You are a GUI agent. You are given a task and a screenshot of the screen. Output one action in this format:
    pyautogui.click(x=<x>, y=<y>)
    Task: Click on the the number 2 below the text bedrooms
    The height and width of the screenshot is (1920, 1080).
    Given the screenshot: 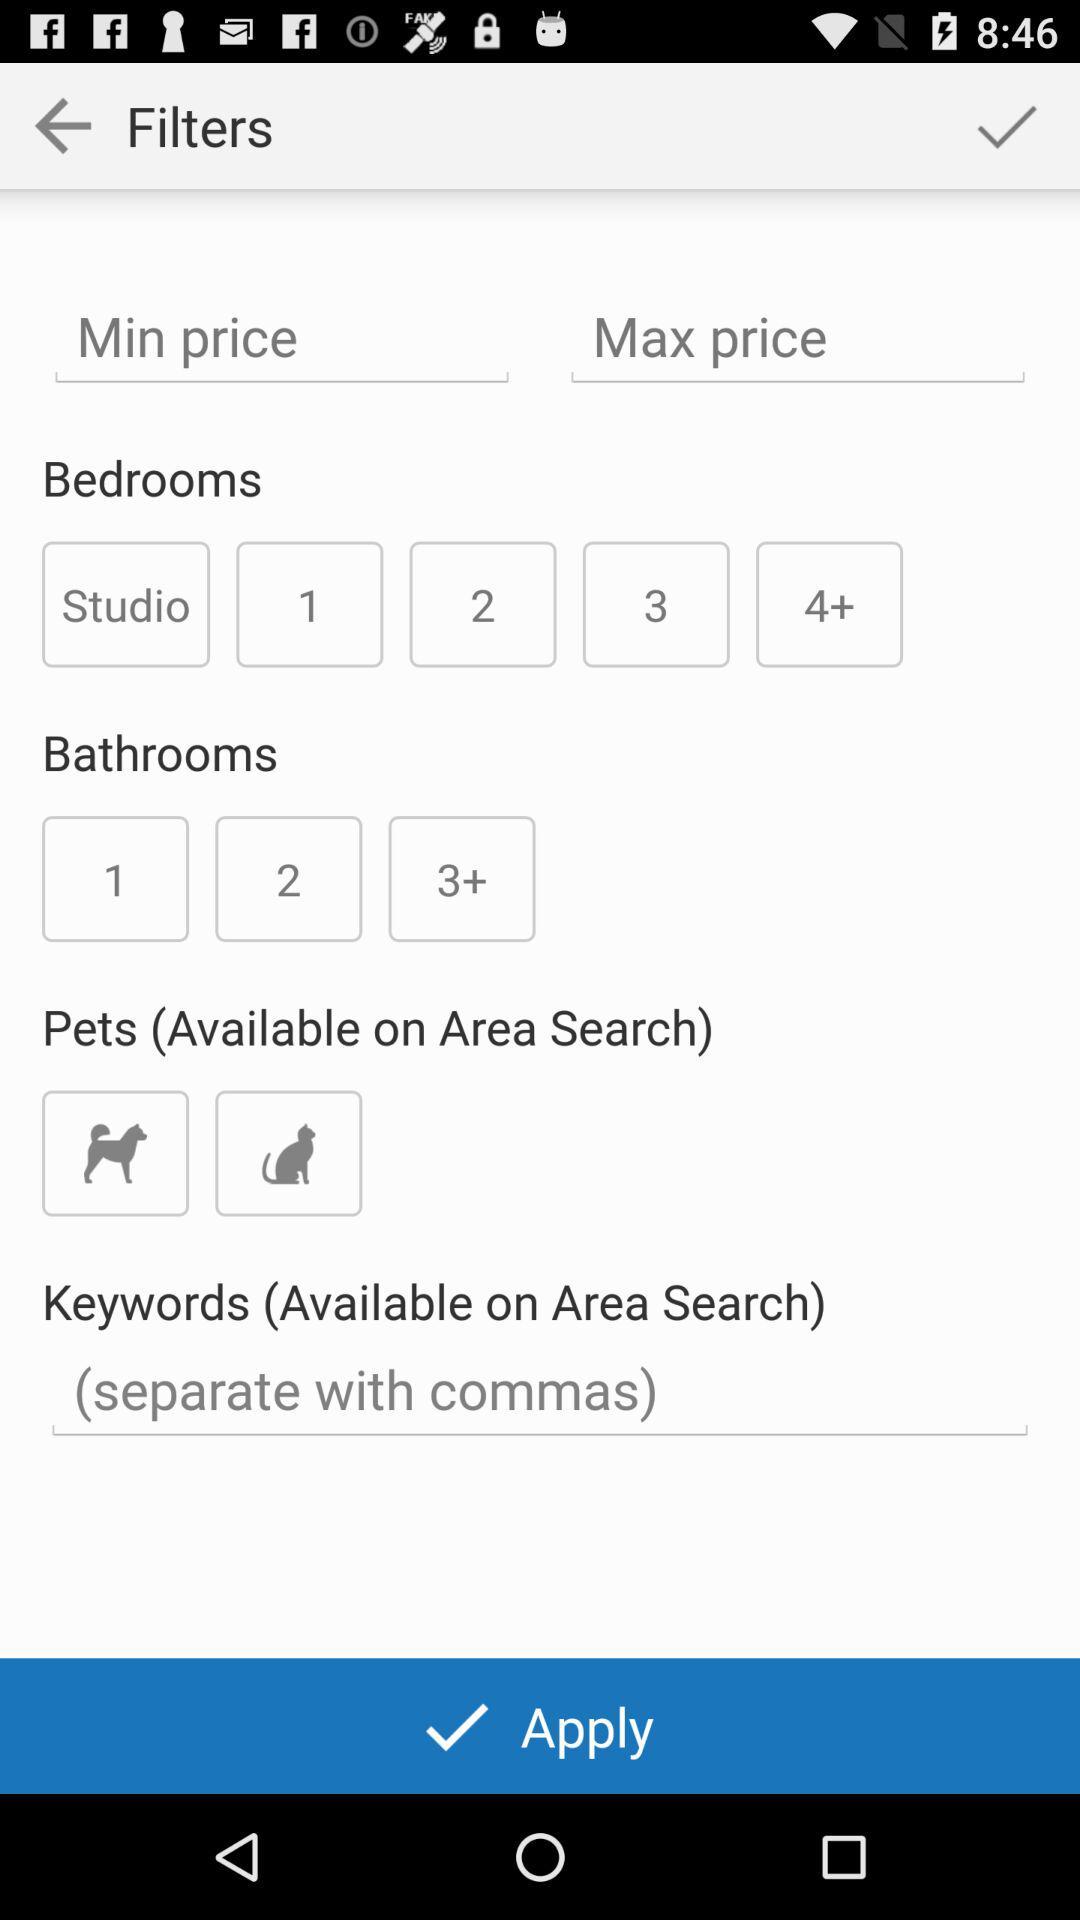 What is the action you would take?
    pyautogui.click(x=483, y=603)
    